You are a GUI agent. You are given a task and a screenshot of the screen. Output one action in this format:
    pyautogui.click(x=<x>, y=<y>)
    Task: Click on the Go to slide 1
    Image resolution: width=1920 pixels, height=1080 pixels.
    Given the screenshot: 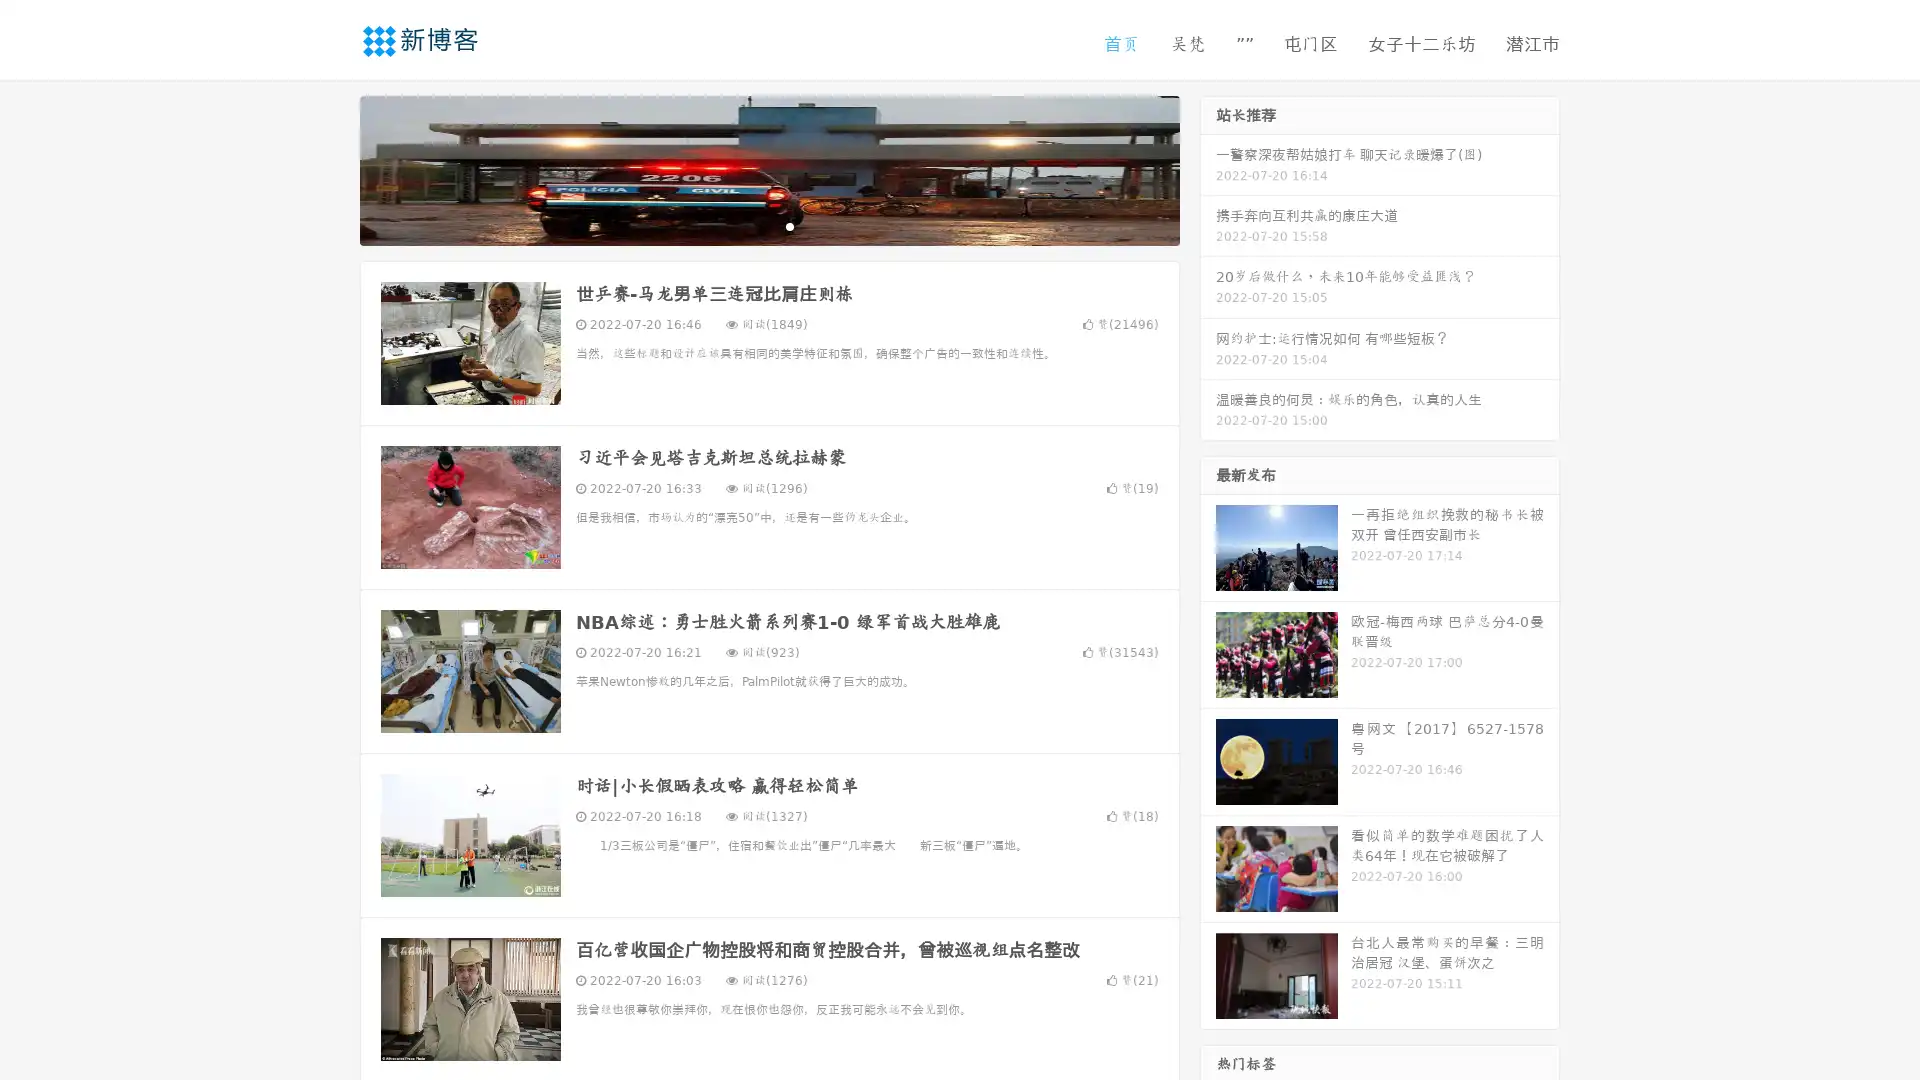 What is the action you would take?
    pyautogui.click(x=748, y=225)
    